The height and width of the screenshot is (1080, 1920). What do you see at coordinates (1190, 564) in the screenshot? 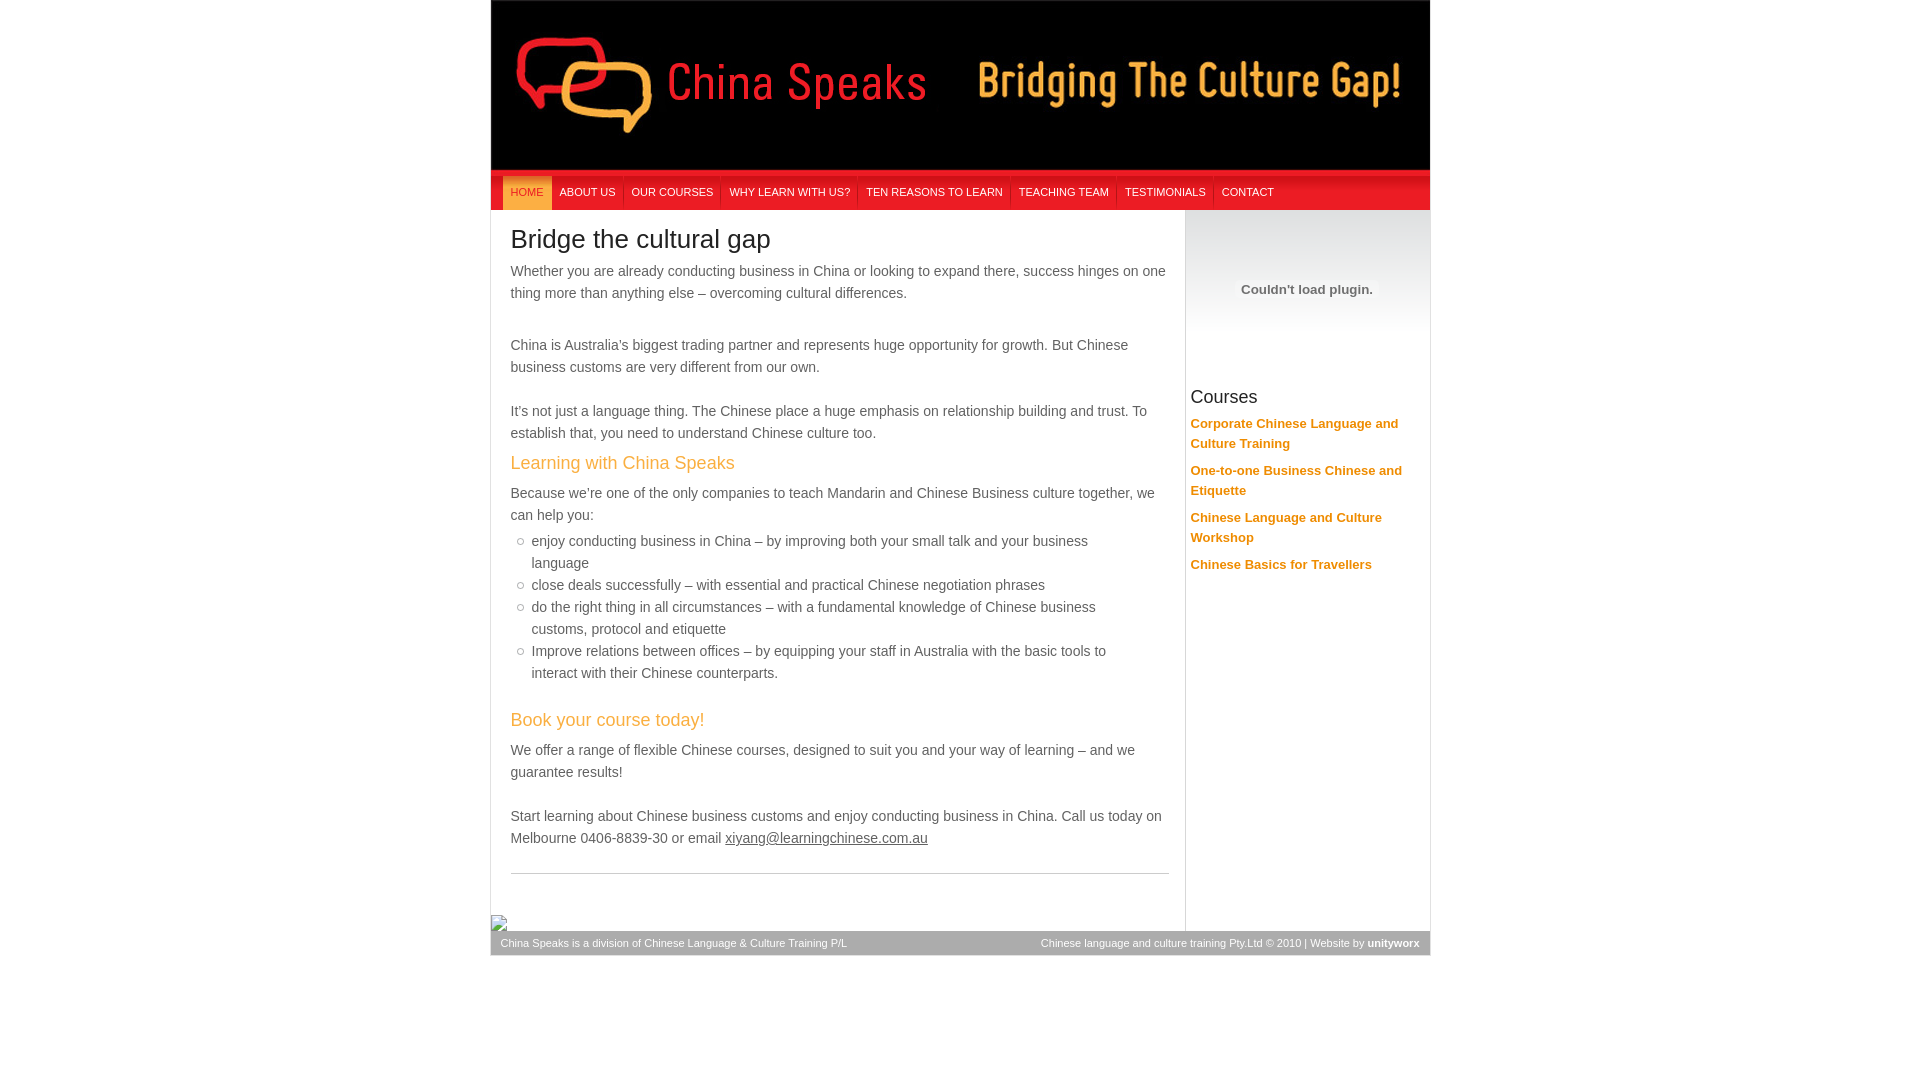
I see `'Chinese Basics for Travellers'` at bounding box center [1190, 564].